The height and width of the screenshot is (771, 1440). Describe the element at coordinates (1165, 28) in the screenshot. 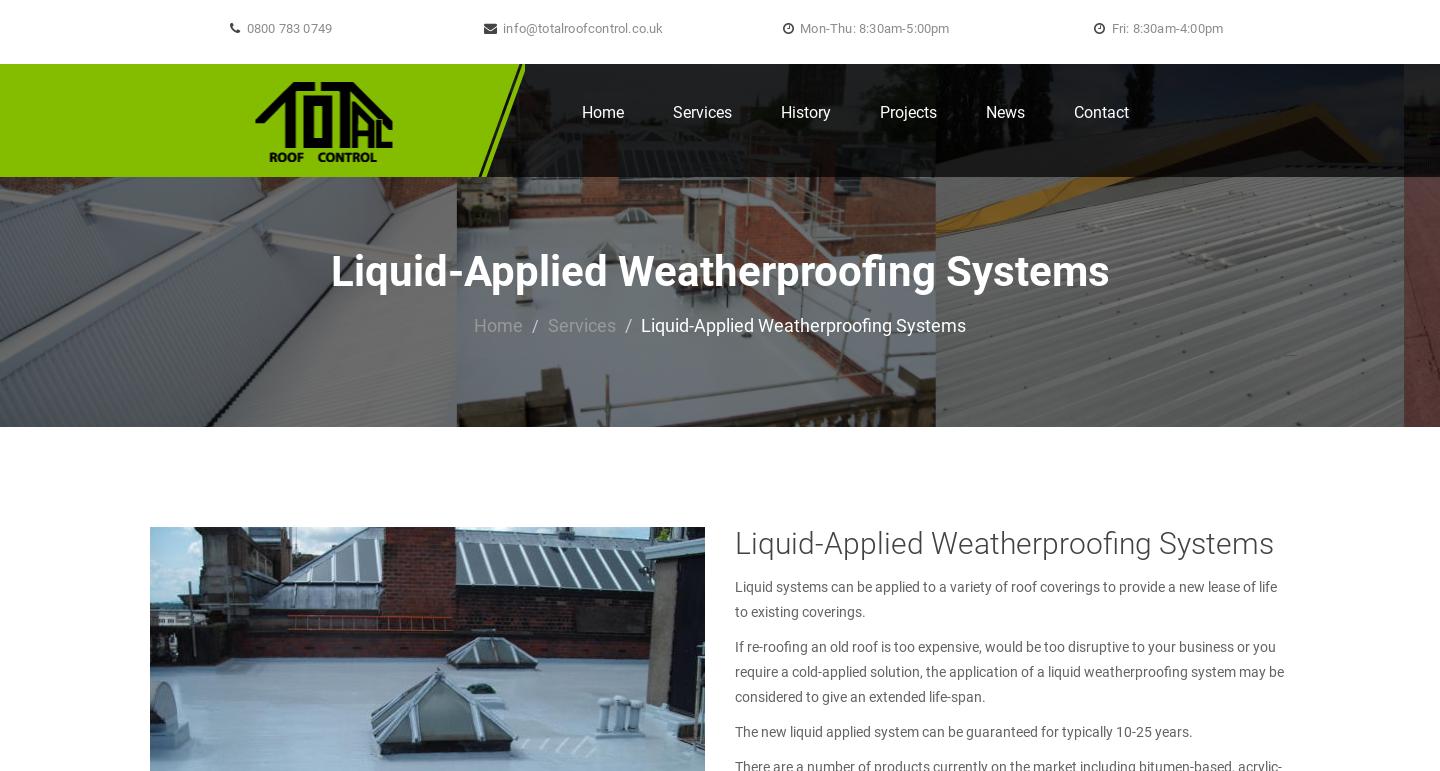

I see `'Fri:  8:30am-4:00pm'` at that location.